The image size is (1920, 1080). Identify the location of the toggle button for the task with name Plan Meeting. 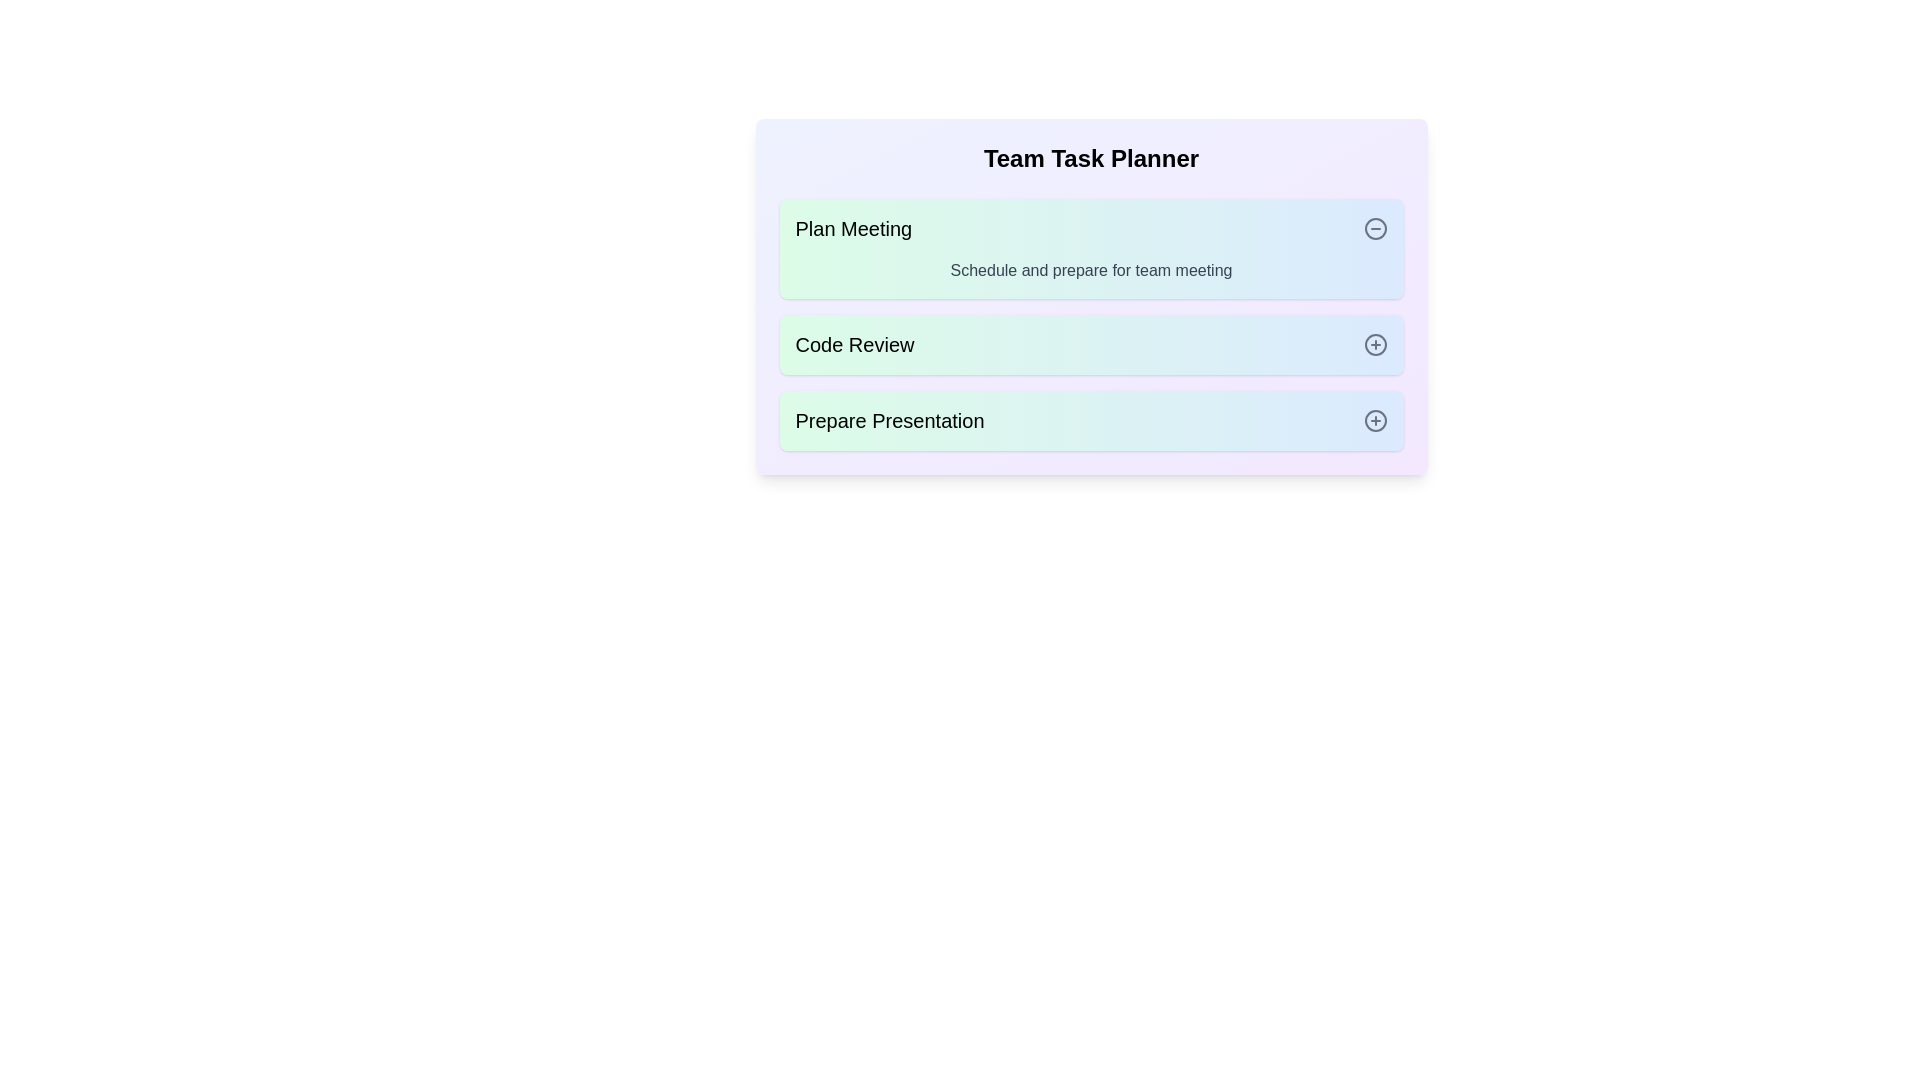
(1374, 227).